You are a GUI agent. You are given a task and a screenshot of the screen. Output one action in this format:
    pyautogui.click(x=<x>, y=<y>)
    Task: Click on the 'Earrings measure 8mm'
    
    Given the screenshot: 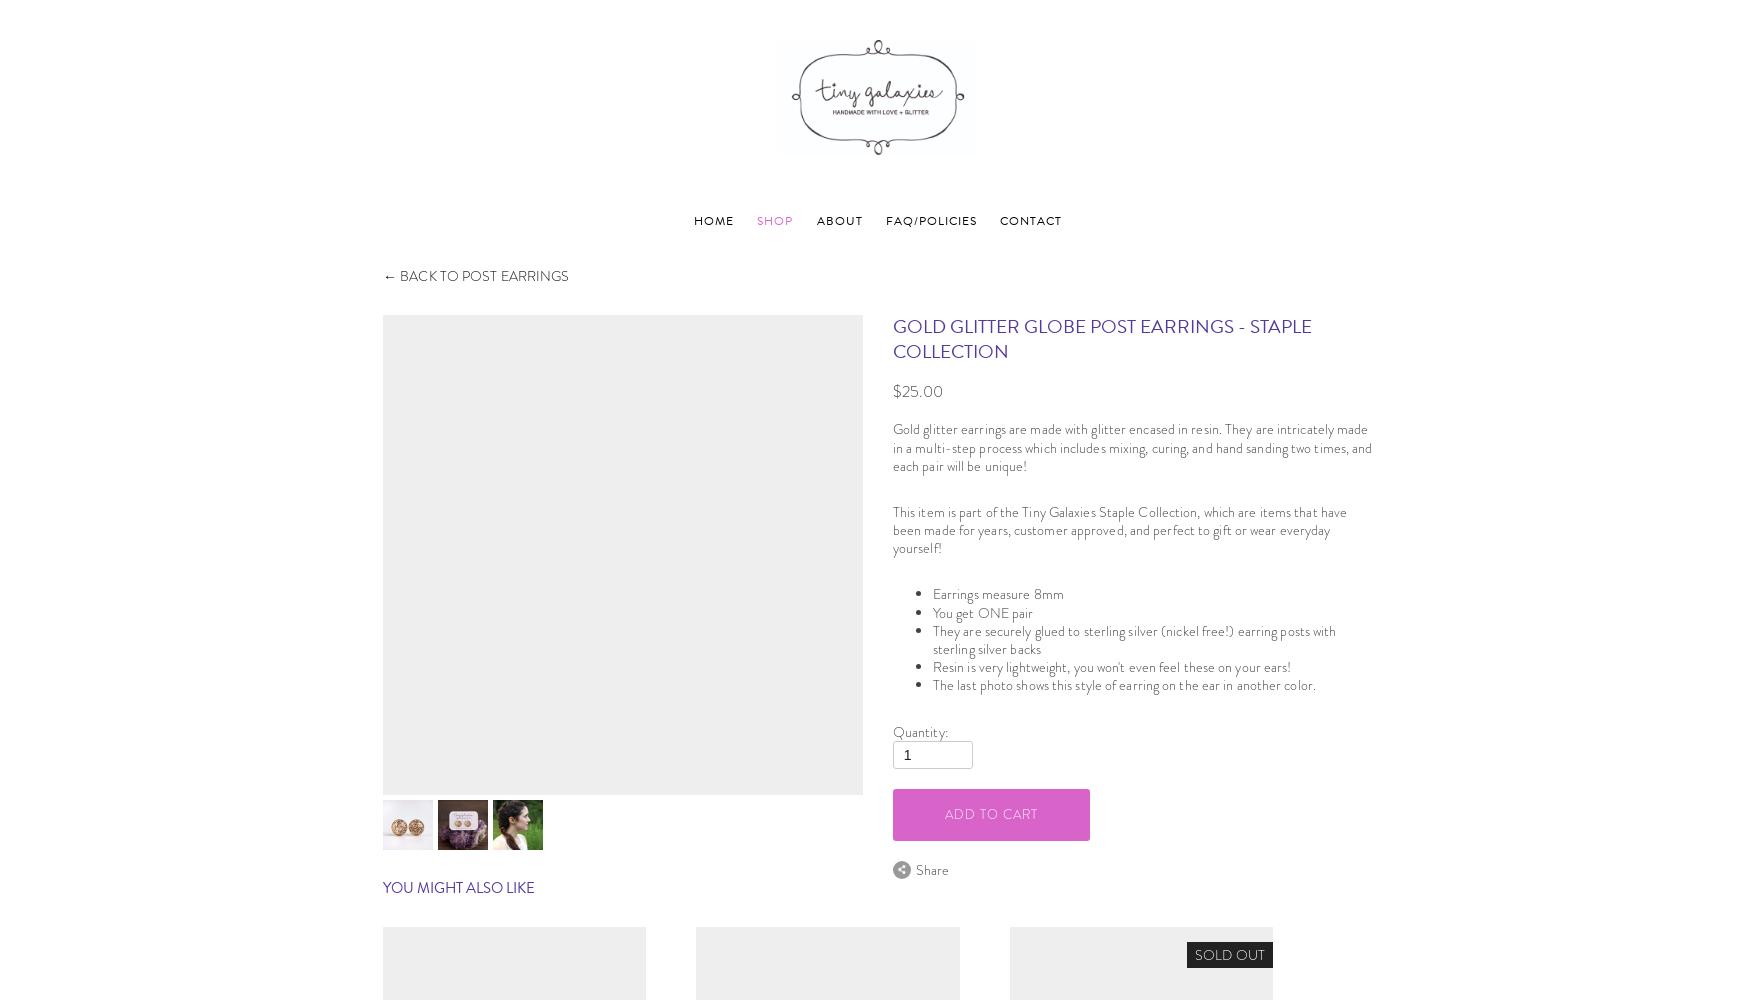 What is the action you would take?
    pyautogui.click(x=996, y=593)
    